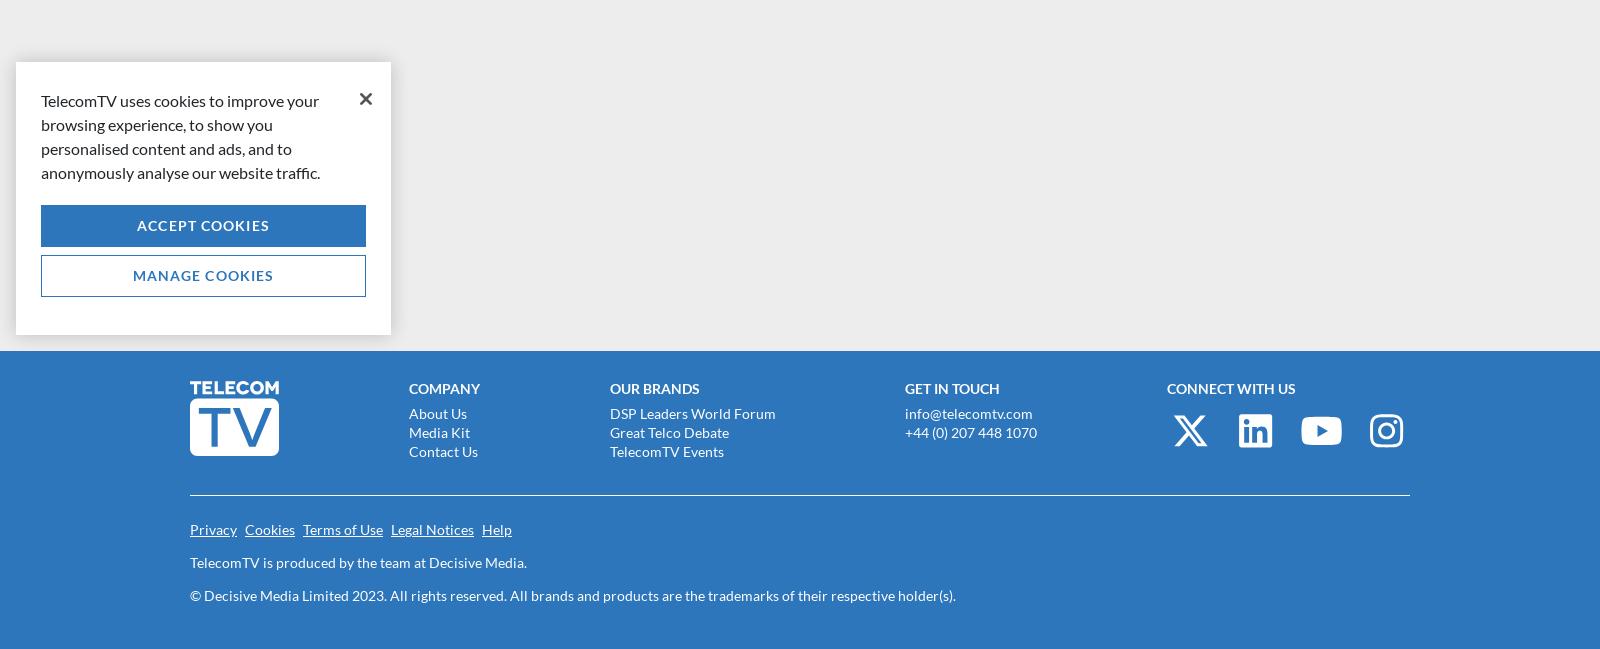 Image resolution: width=1600 pixels, height=649 pixels. What do you see at coordinates (407, 411) in the screenshot?
I see `'About Us'` at bounding box center [407, 411].